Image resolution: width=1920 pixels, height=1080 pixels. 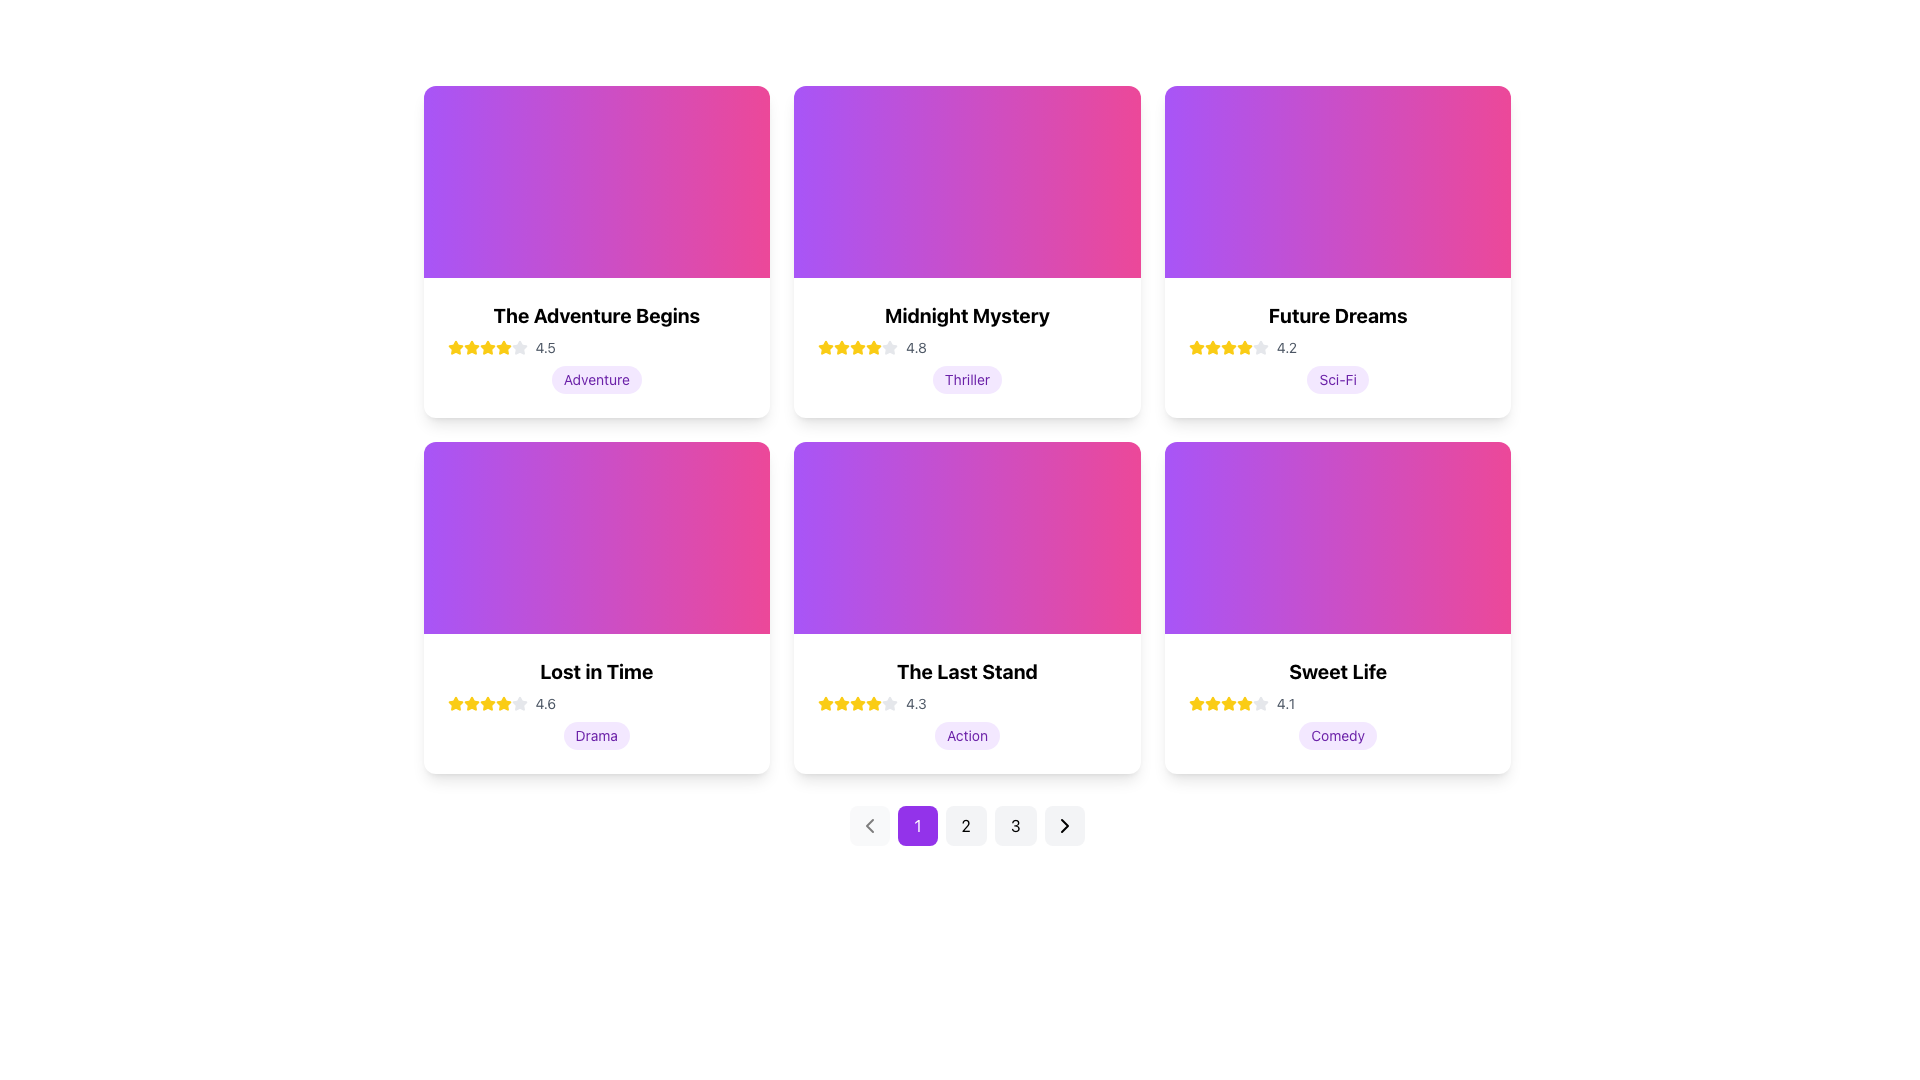 I want to click on the Tag label located below the numerical rating '4.8' in the card titled 'Midnight Mystery' in the second column of the first row, so click(x=967, y=380).